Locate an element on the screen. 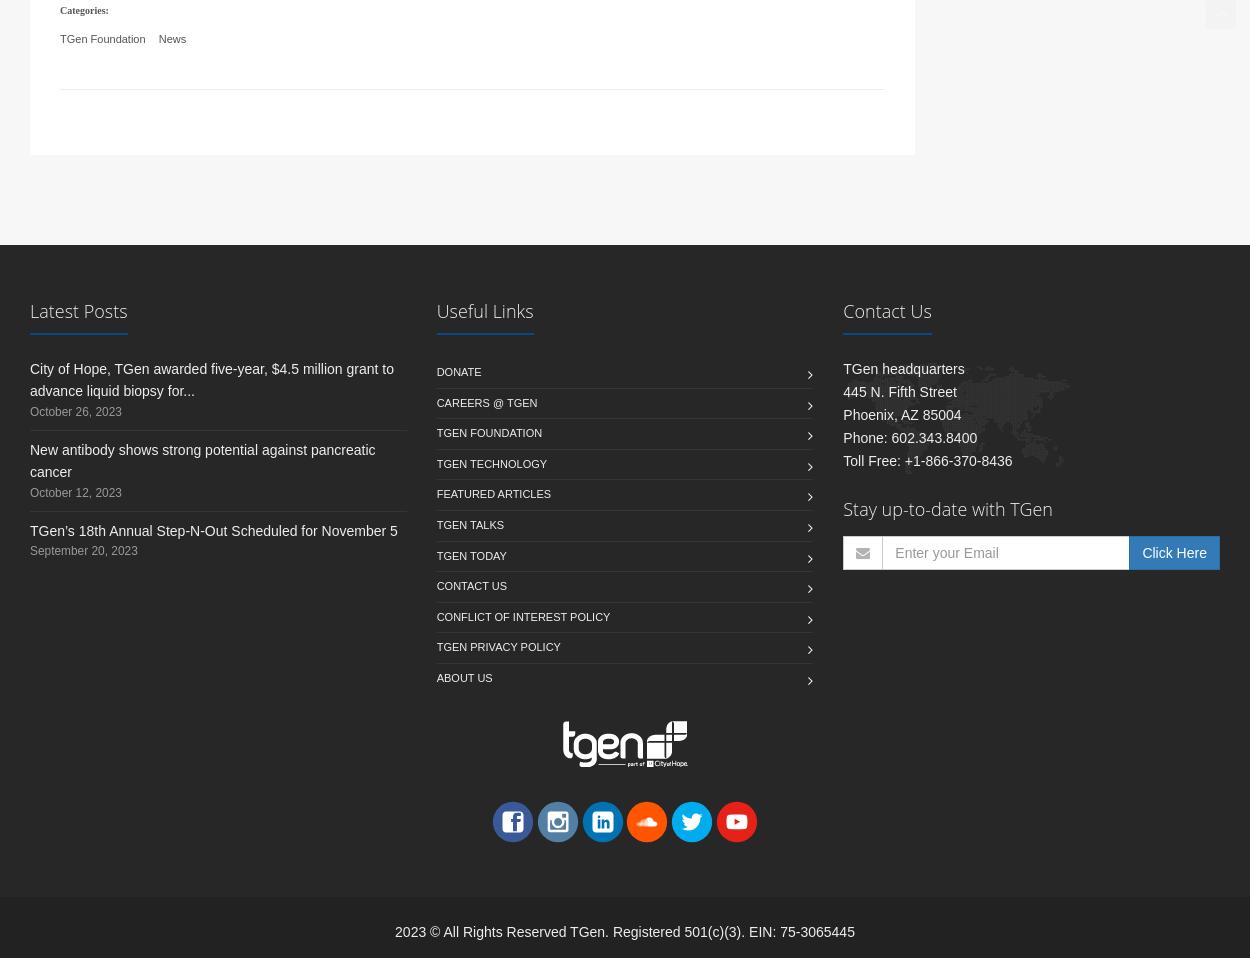  'Categories:' is located at coordinates (83, 33).